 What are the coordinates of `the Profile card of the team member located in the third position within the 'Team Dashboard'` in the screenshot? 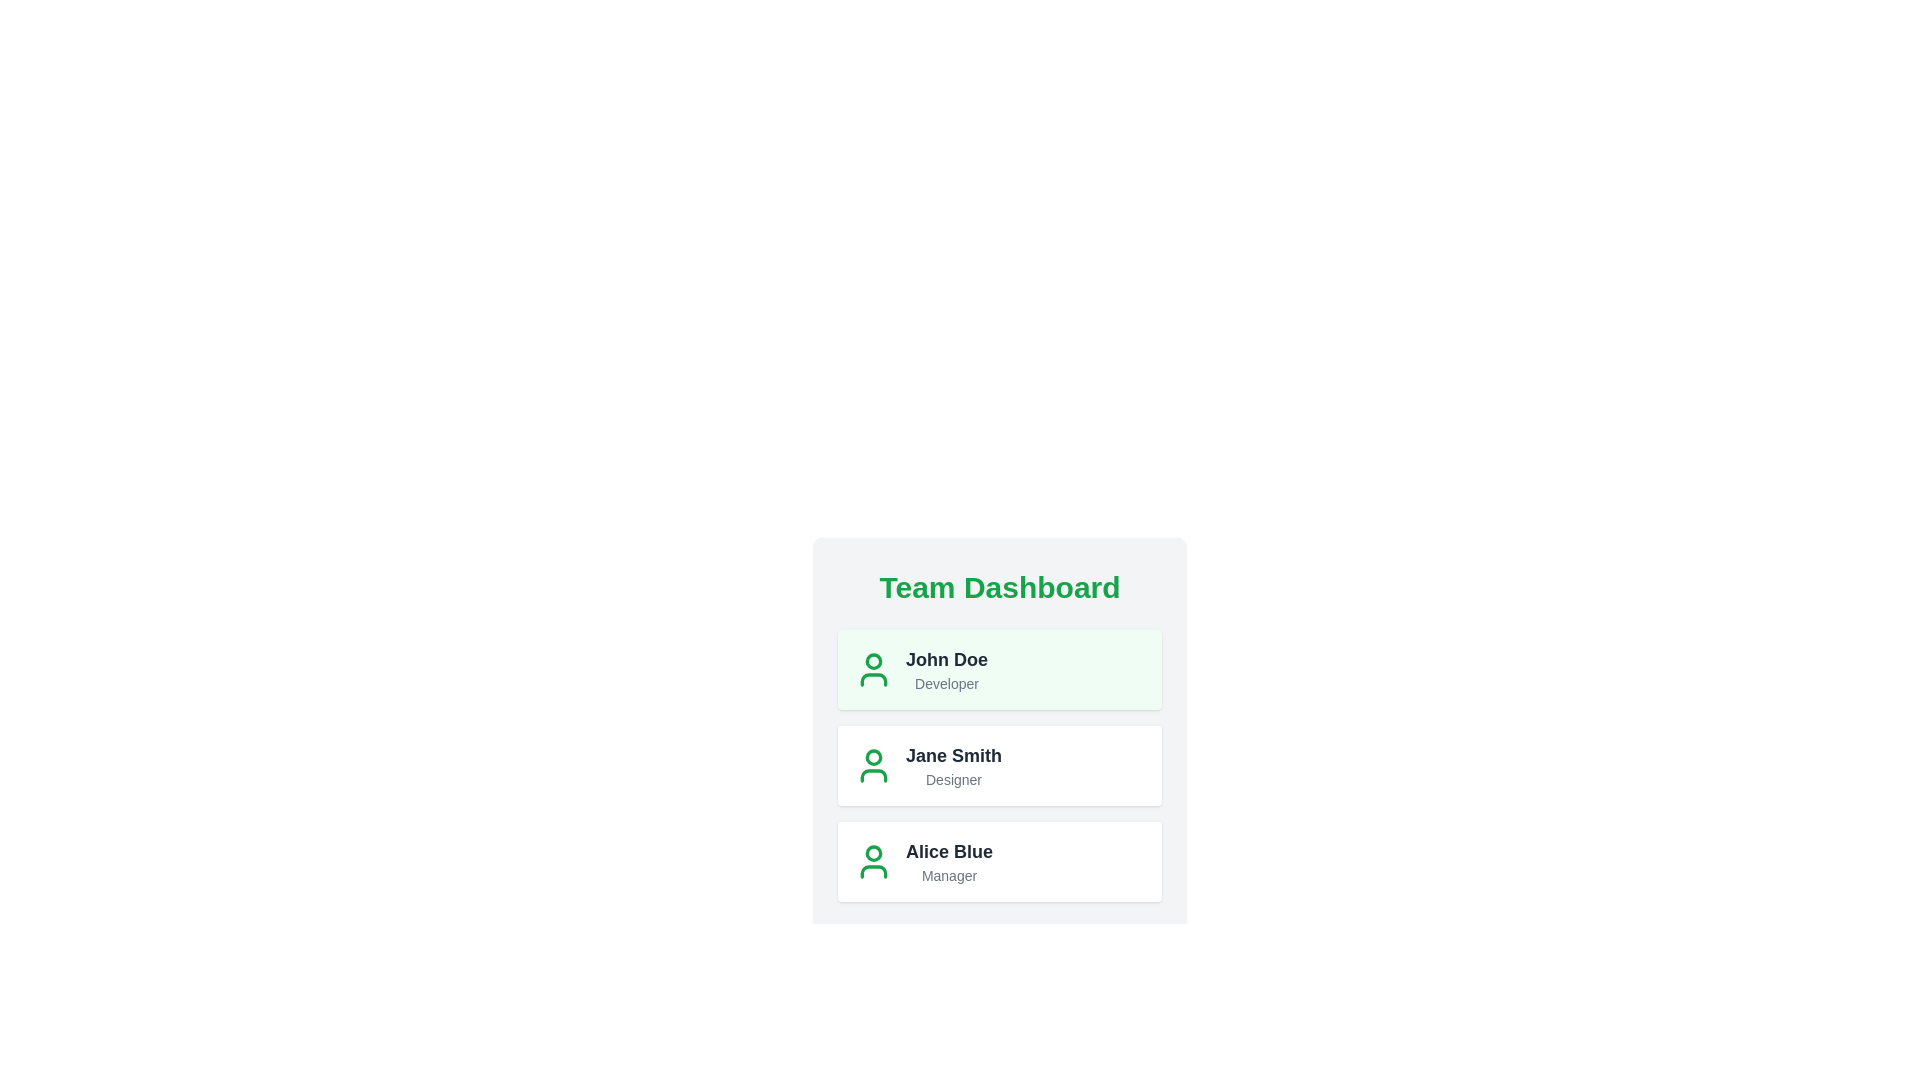 It's located at (999, 860).